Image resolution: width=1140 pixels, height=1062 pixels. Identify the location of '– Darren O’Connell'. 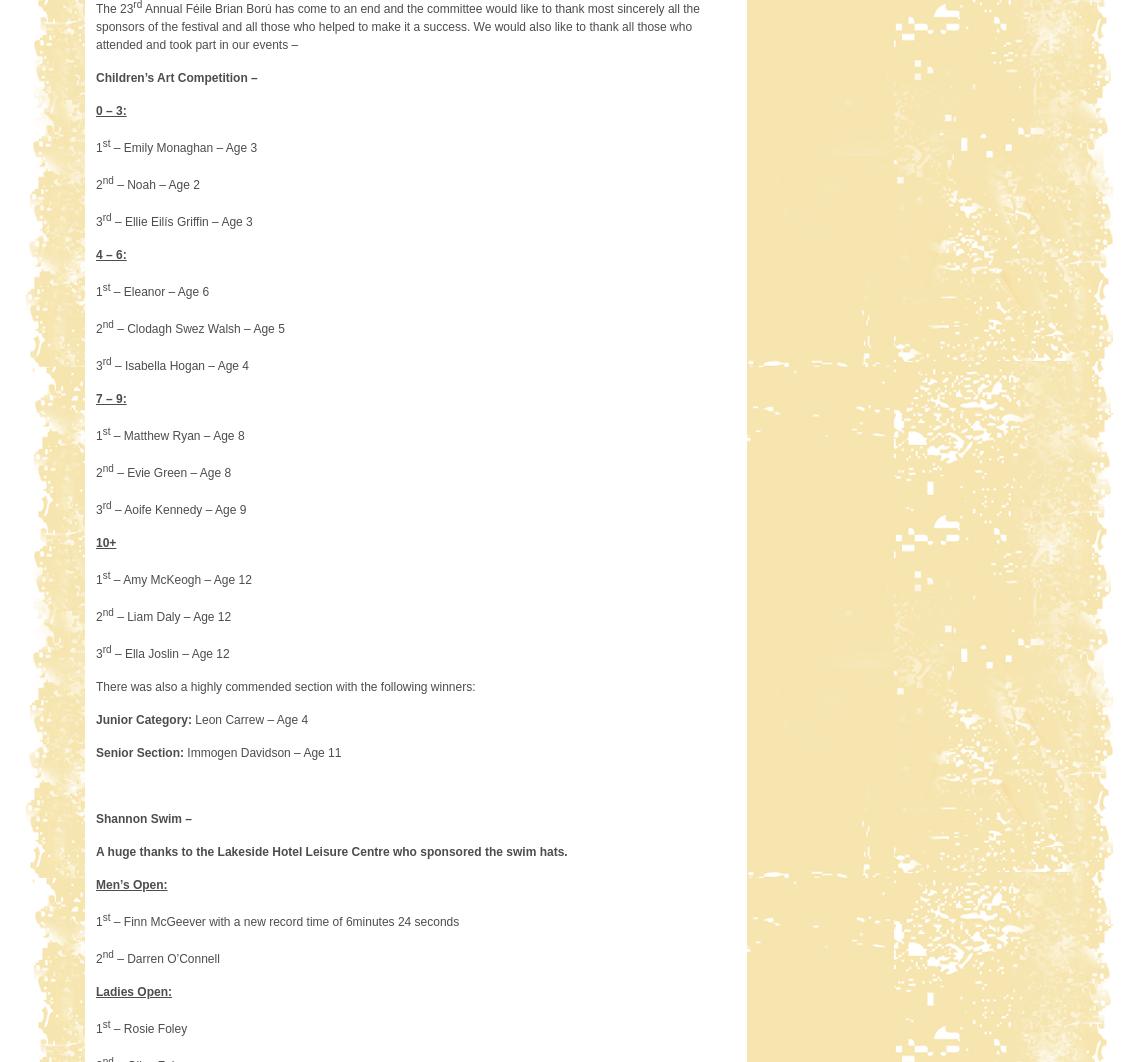
(165, 957).